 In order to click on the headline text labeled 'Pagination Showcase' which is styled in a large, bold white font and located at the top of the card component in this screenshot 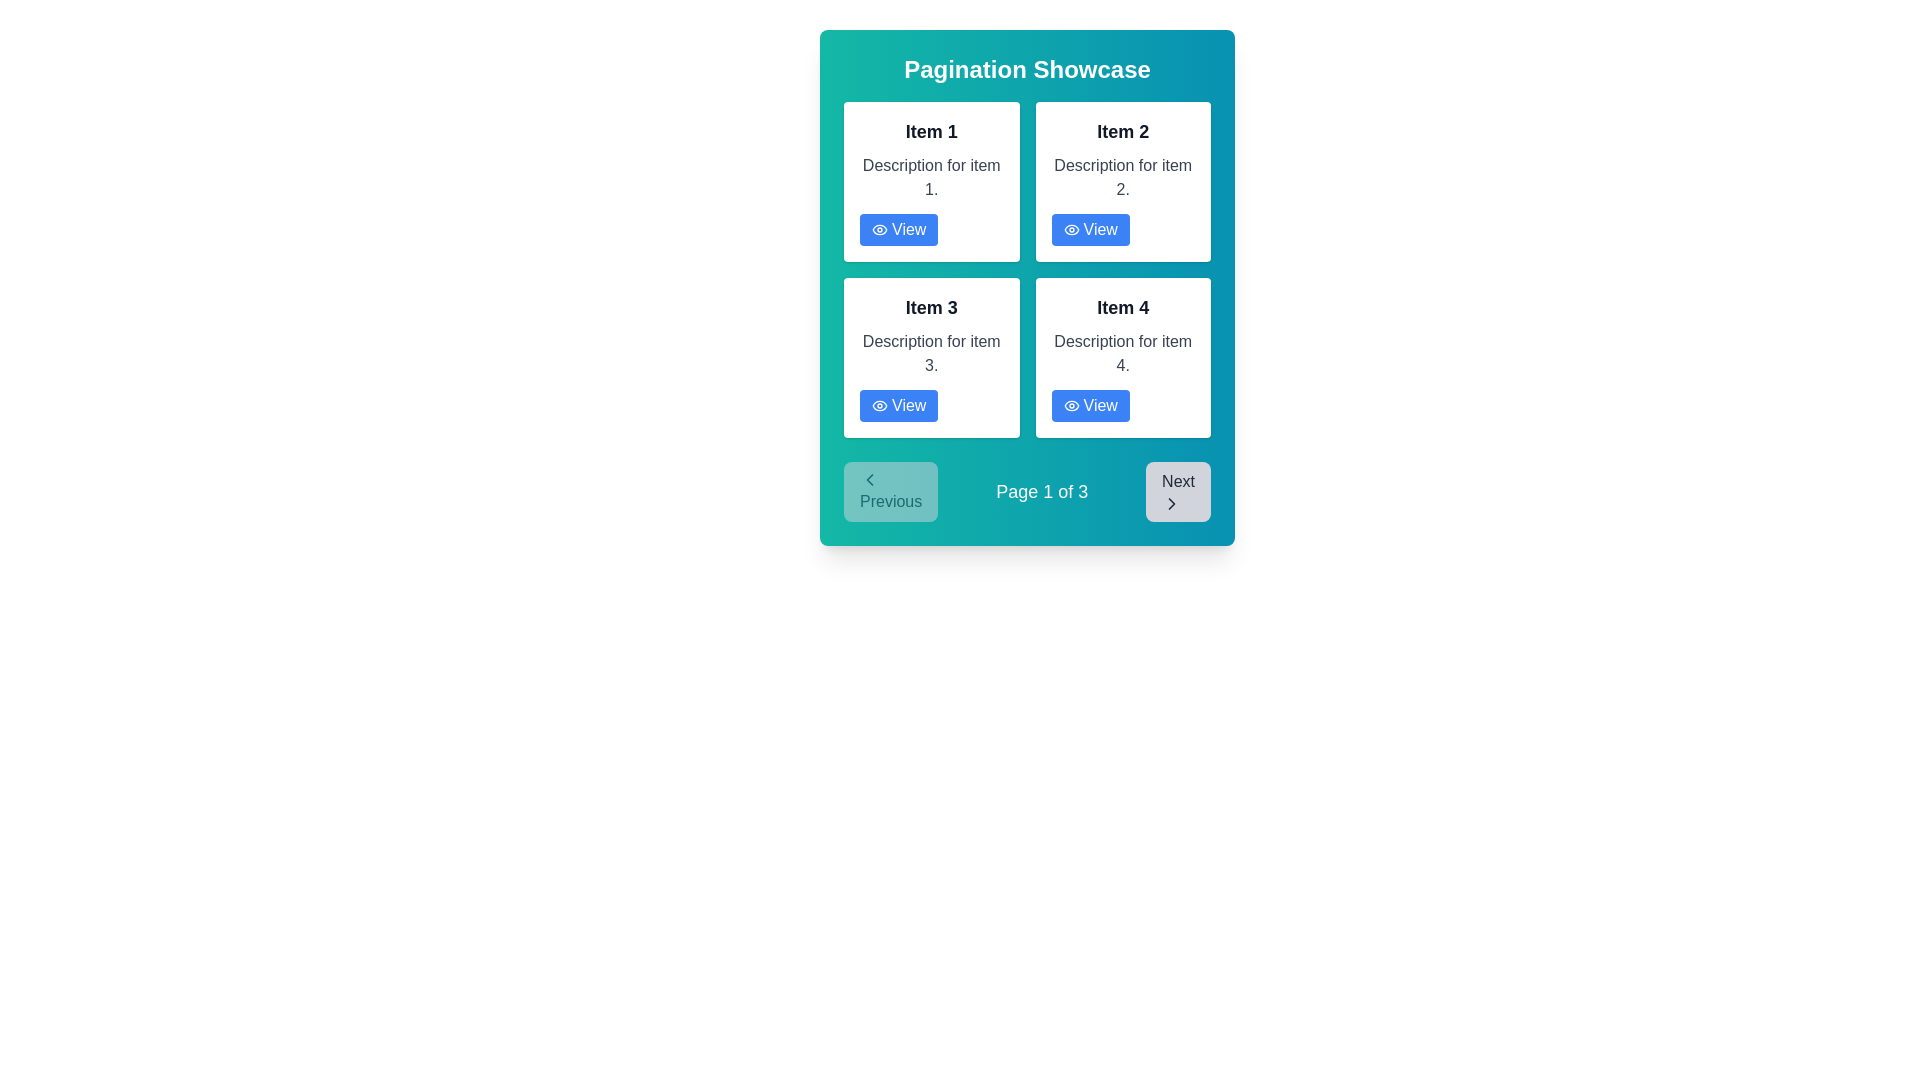, I will do `click(1027, 68)`.